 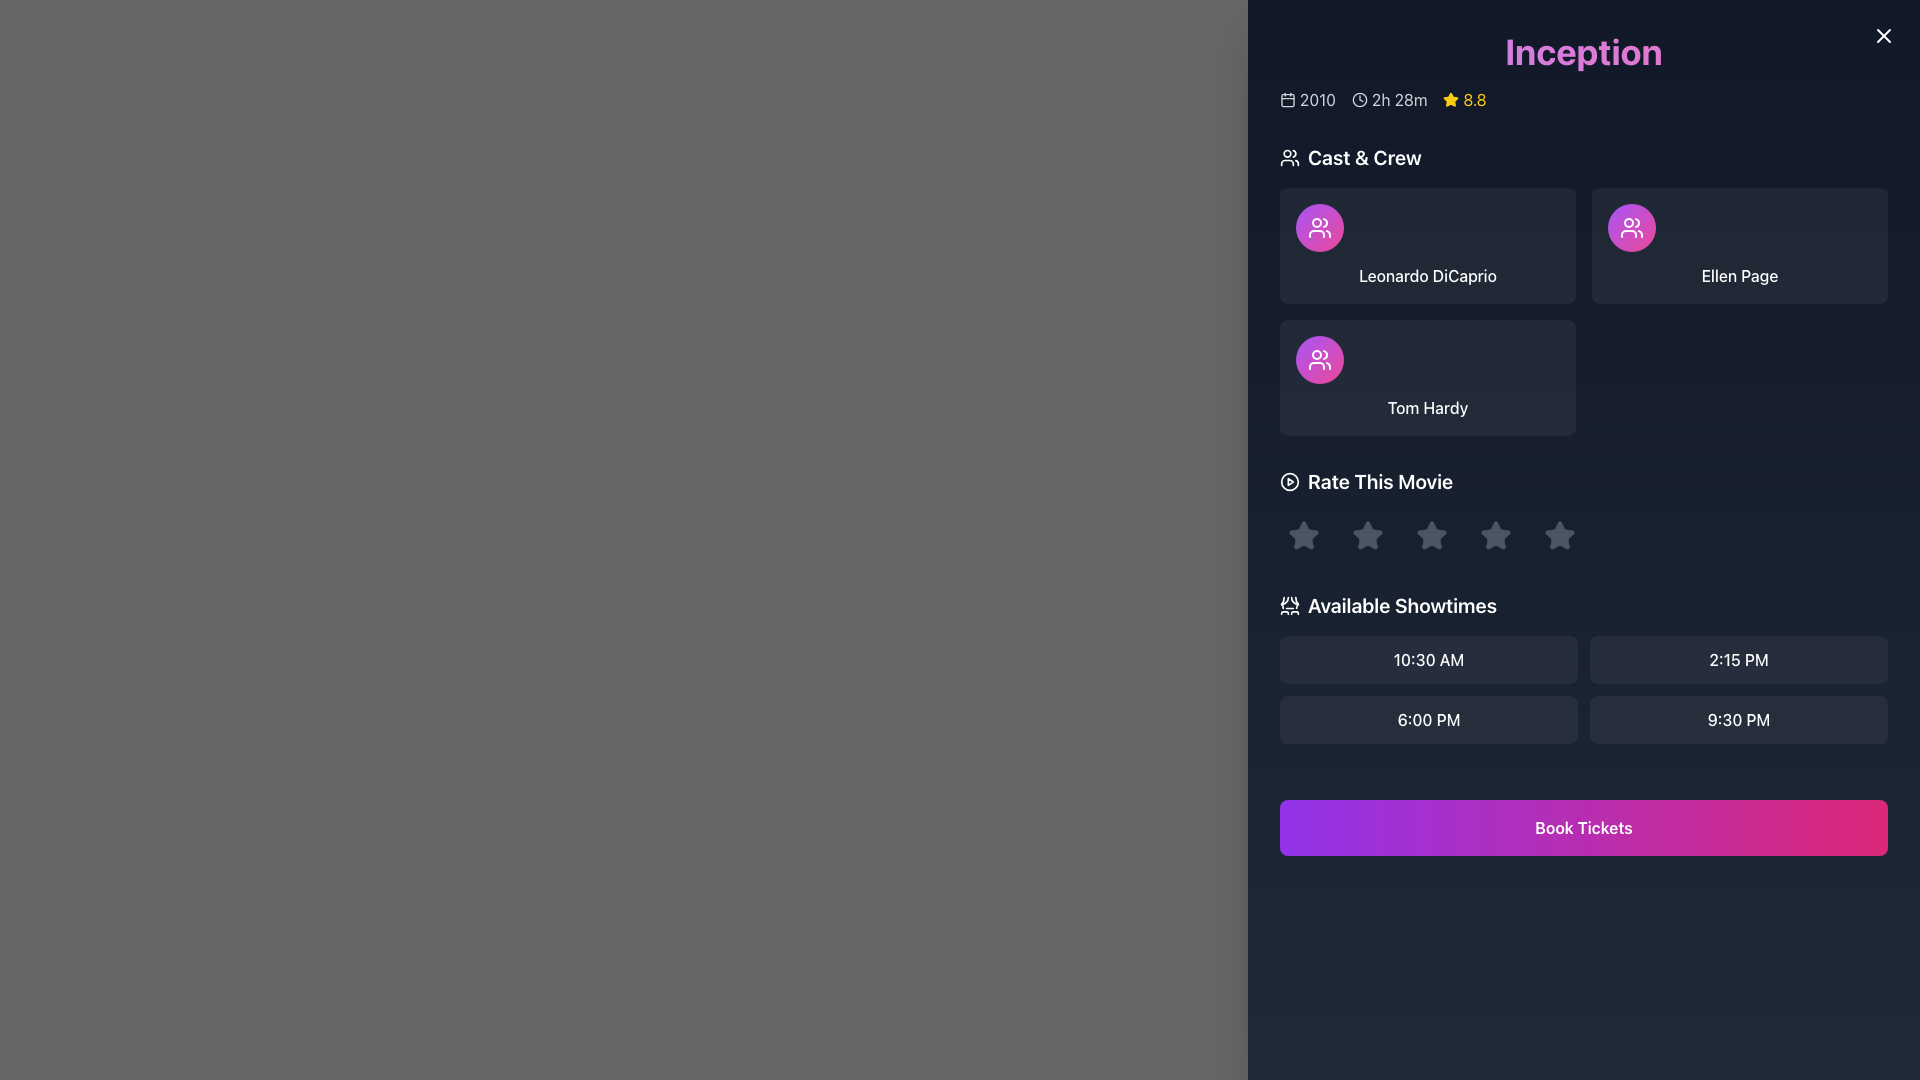 I want to click on the label displaying 'Ellen Page' in the third card of the 'Cast & Crew' section, which is the rightmost card in the top row, so click(x=1738, y=276).